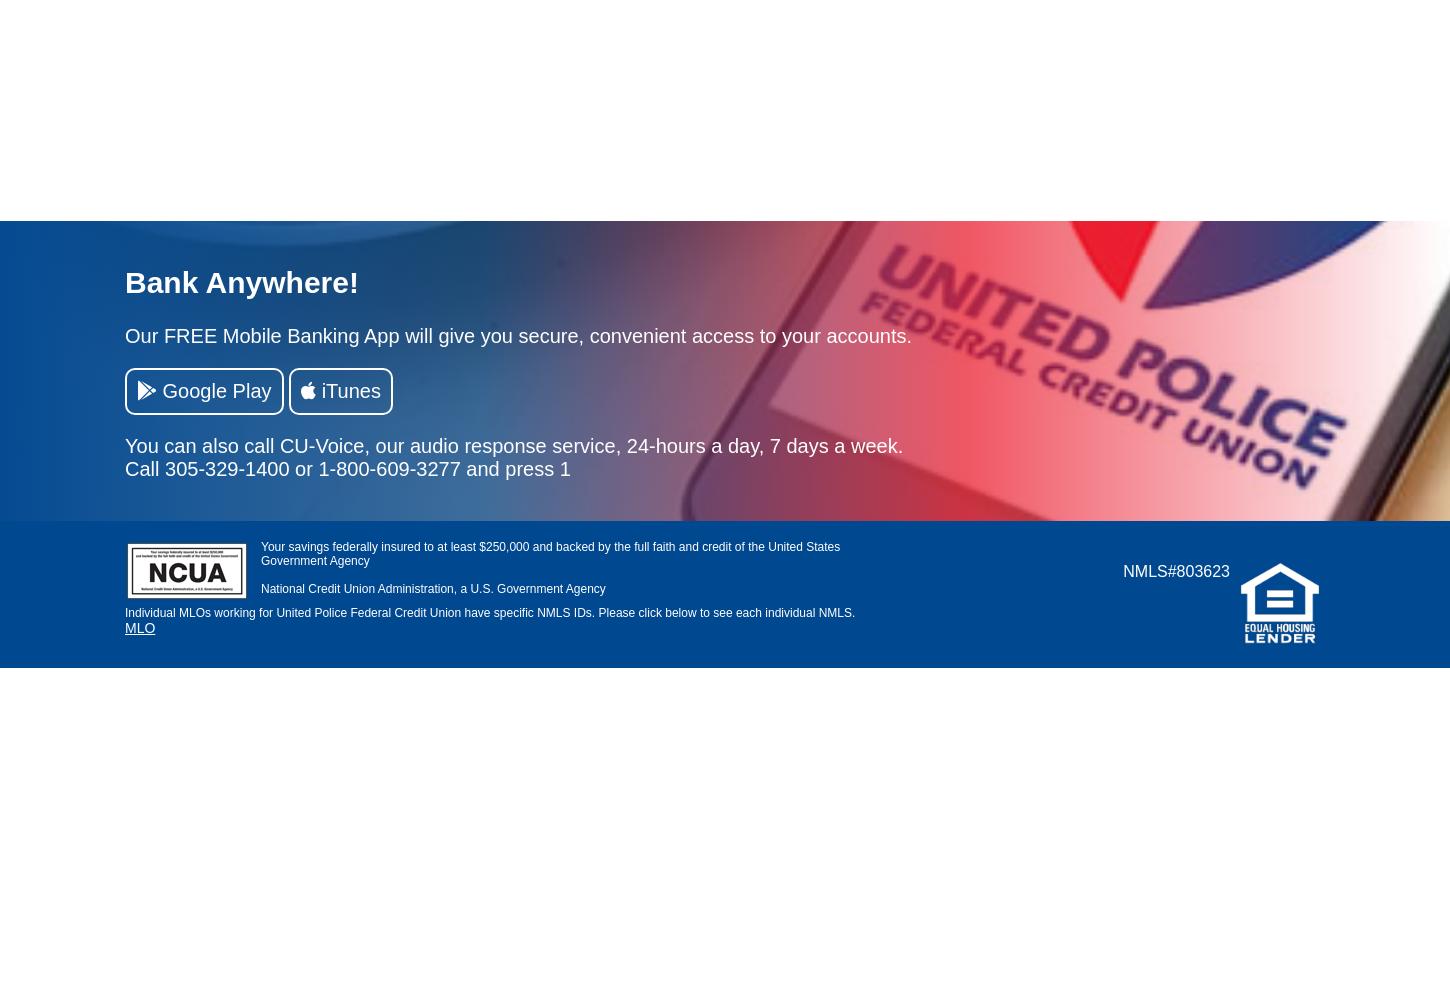 The width and height of the screenshot is (1450, 1000). What do you see at coordinates (213, 390) in the screenshot?
I see `'Google Play'` at bounding box center [213, 390].